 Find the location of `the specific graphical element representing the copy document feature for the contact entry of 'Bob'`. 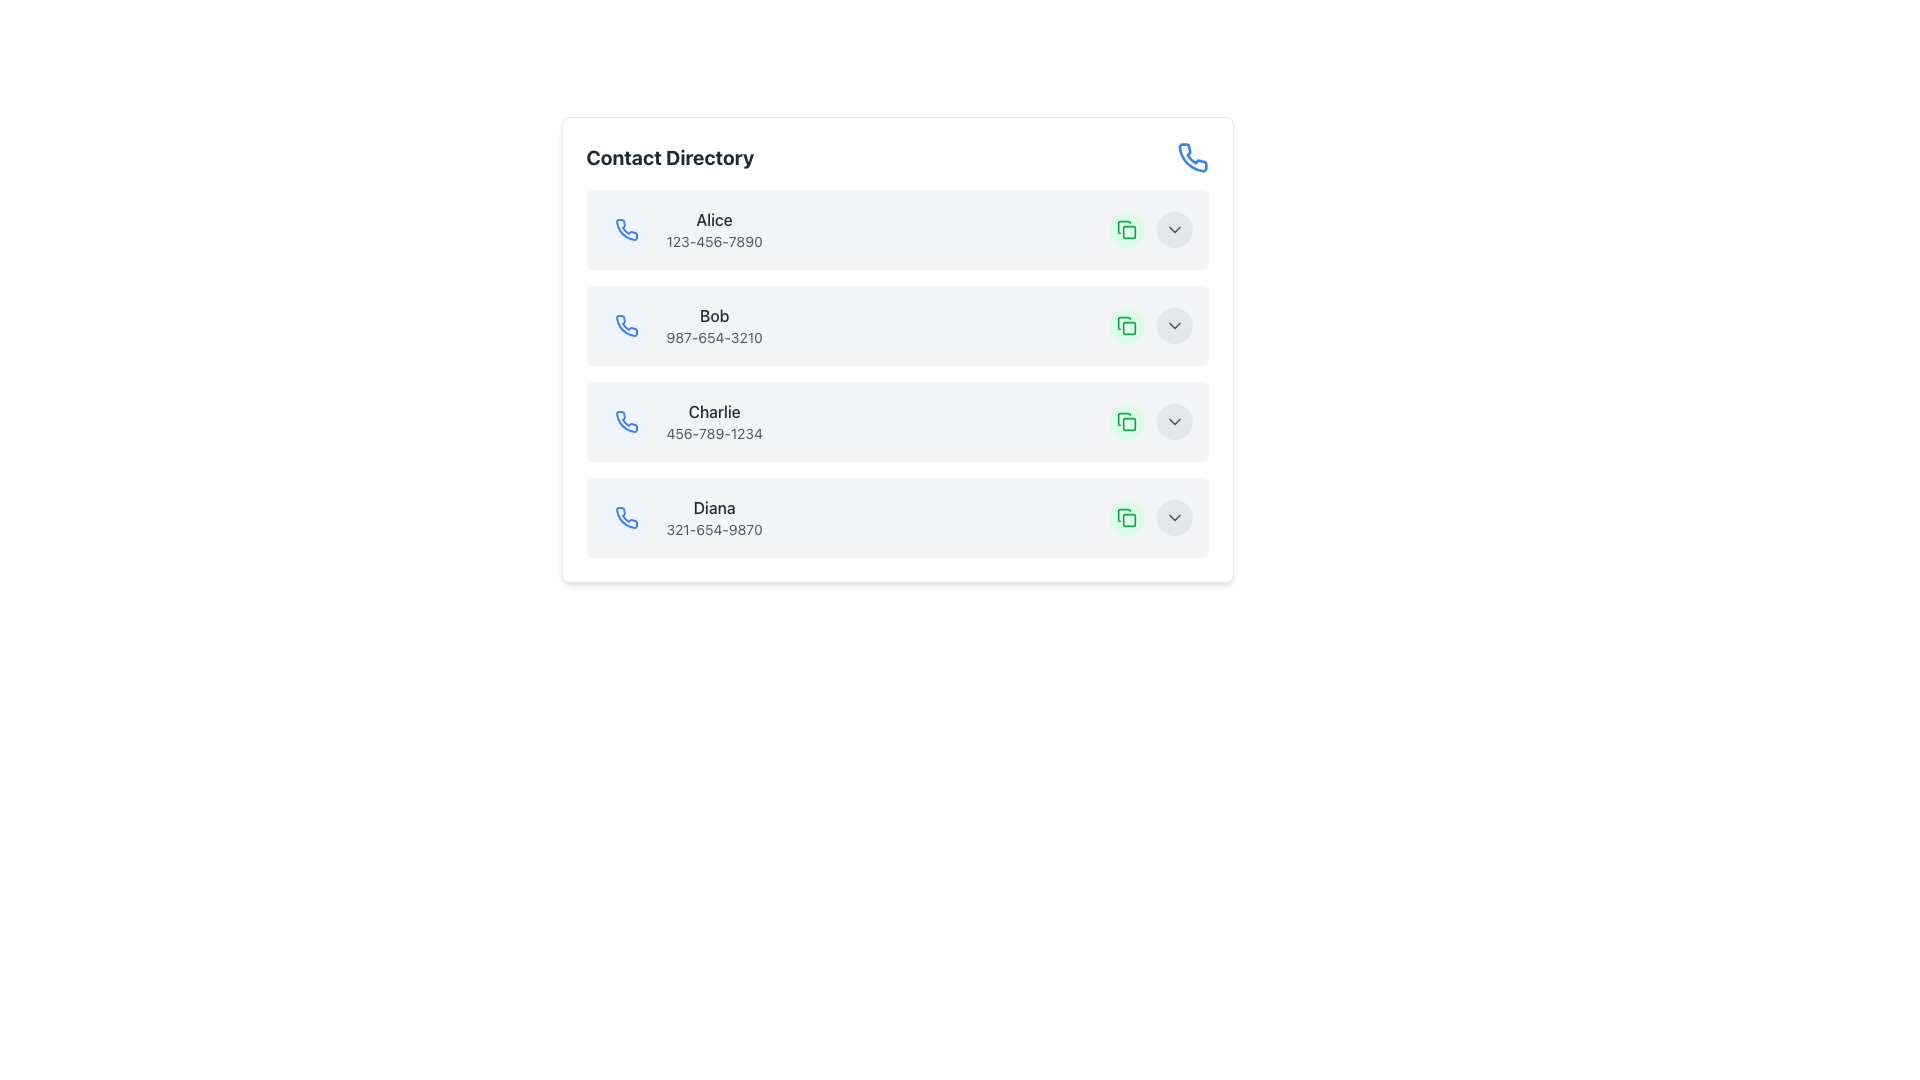

the specific graphical element representing the copy document feature for the contact entry of 'Bob' is located at coordinates (1128, 327).